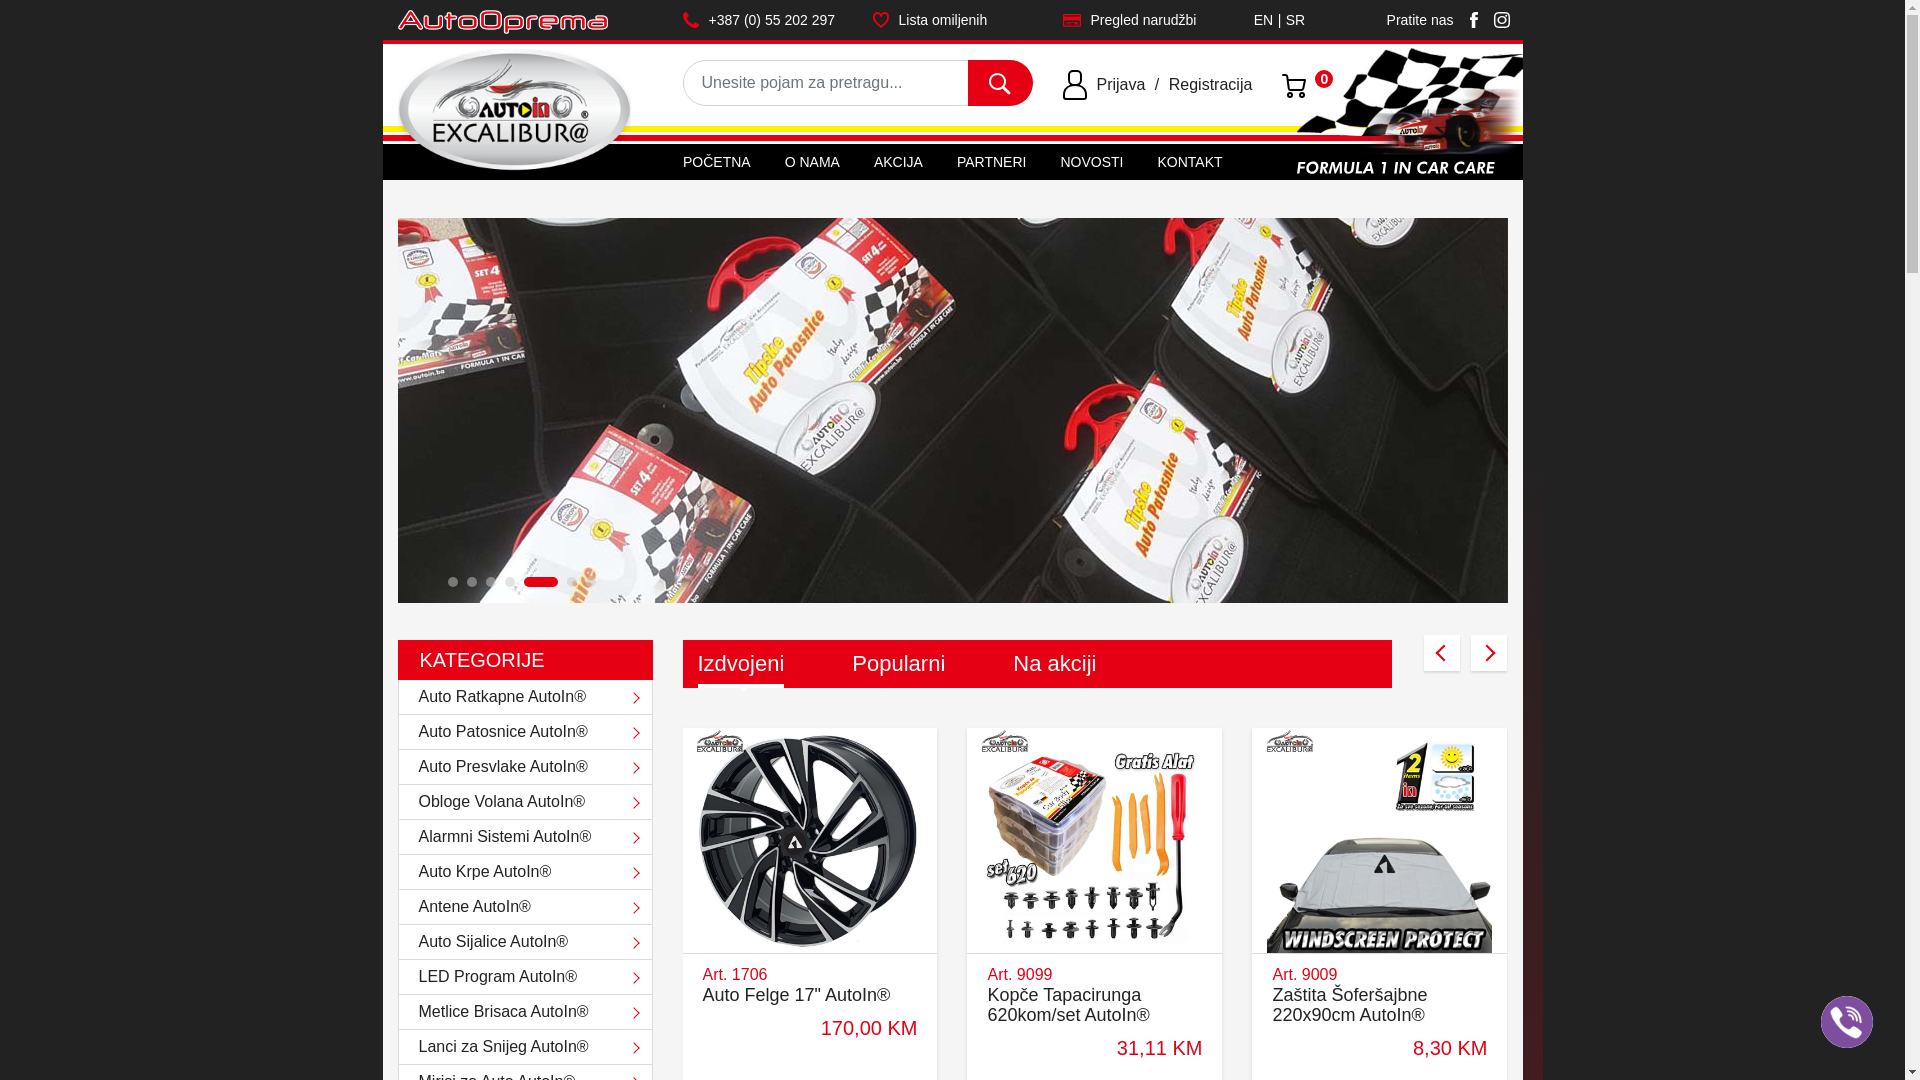  What do you see at coordinates (740, 663) in the screenshot?
I see `'Izdvojeni'` at bounding box center [740, 663].